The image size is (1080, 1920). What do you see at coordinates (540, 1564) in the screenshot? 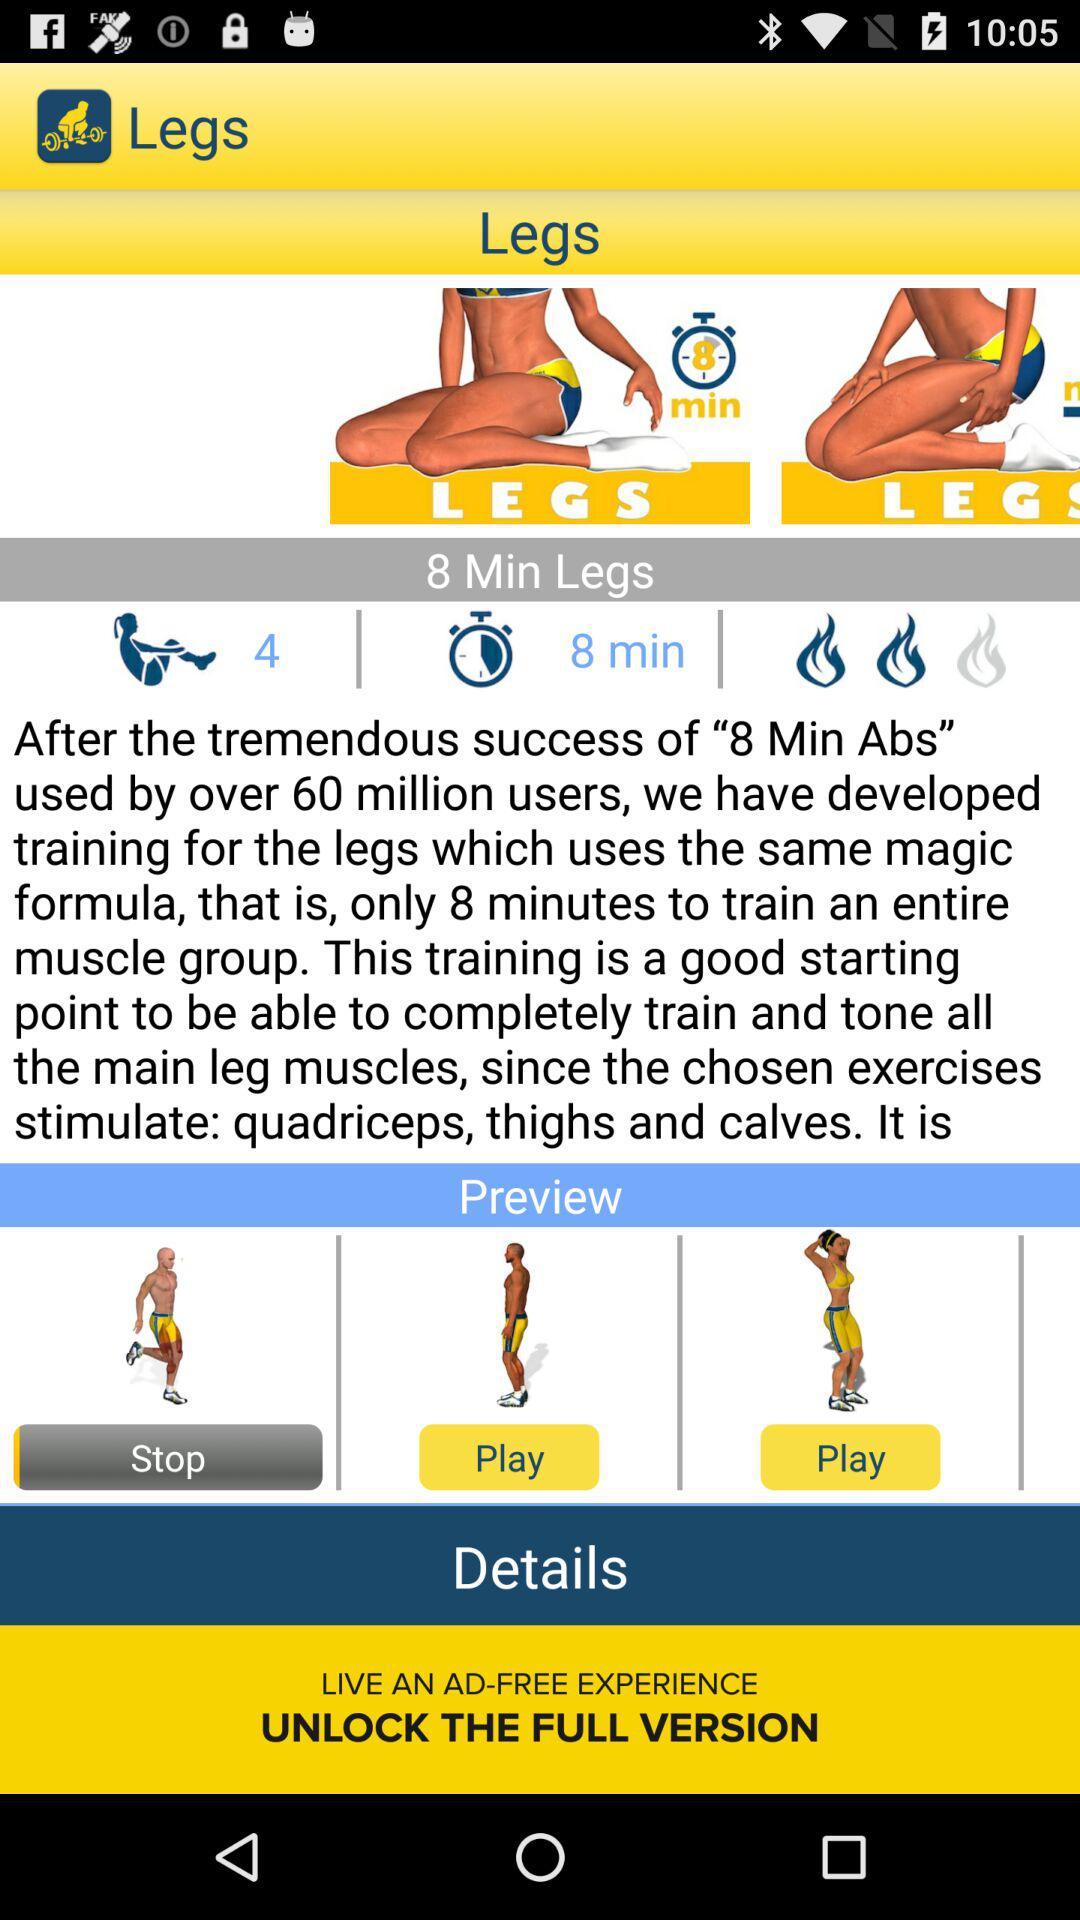
I see `icon above live an ad` at bounding box center [540, 1564].